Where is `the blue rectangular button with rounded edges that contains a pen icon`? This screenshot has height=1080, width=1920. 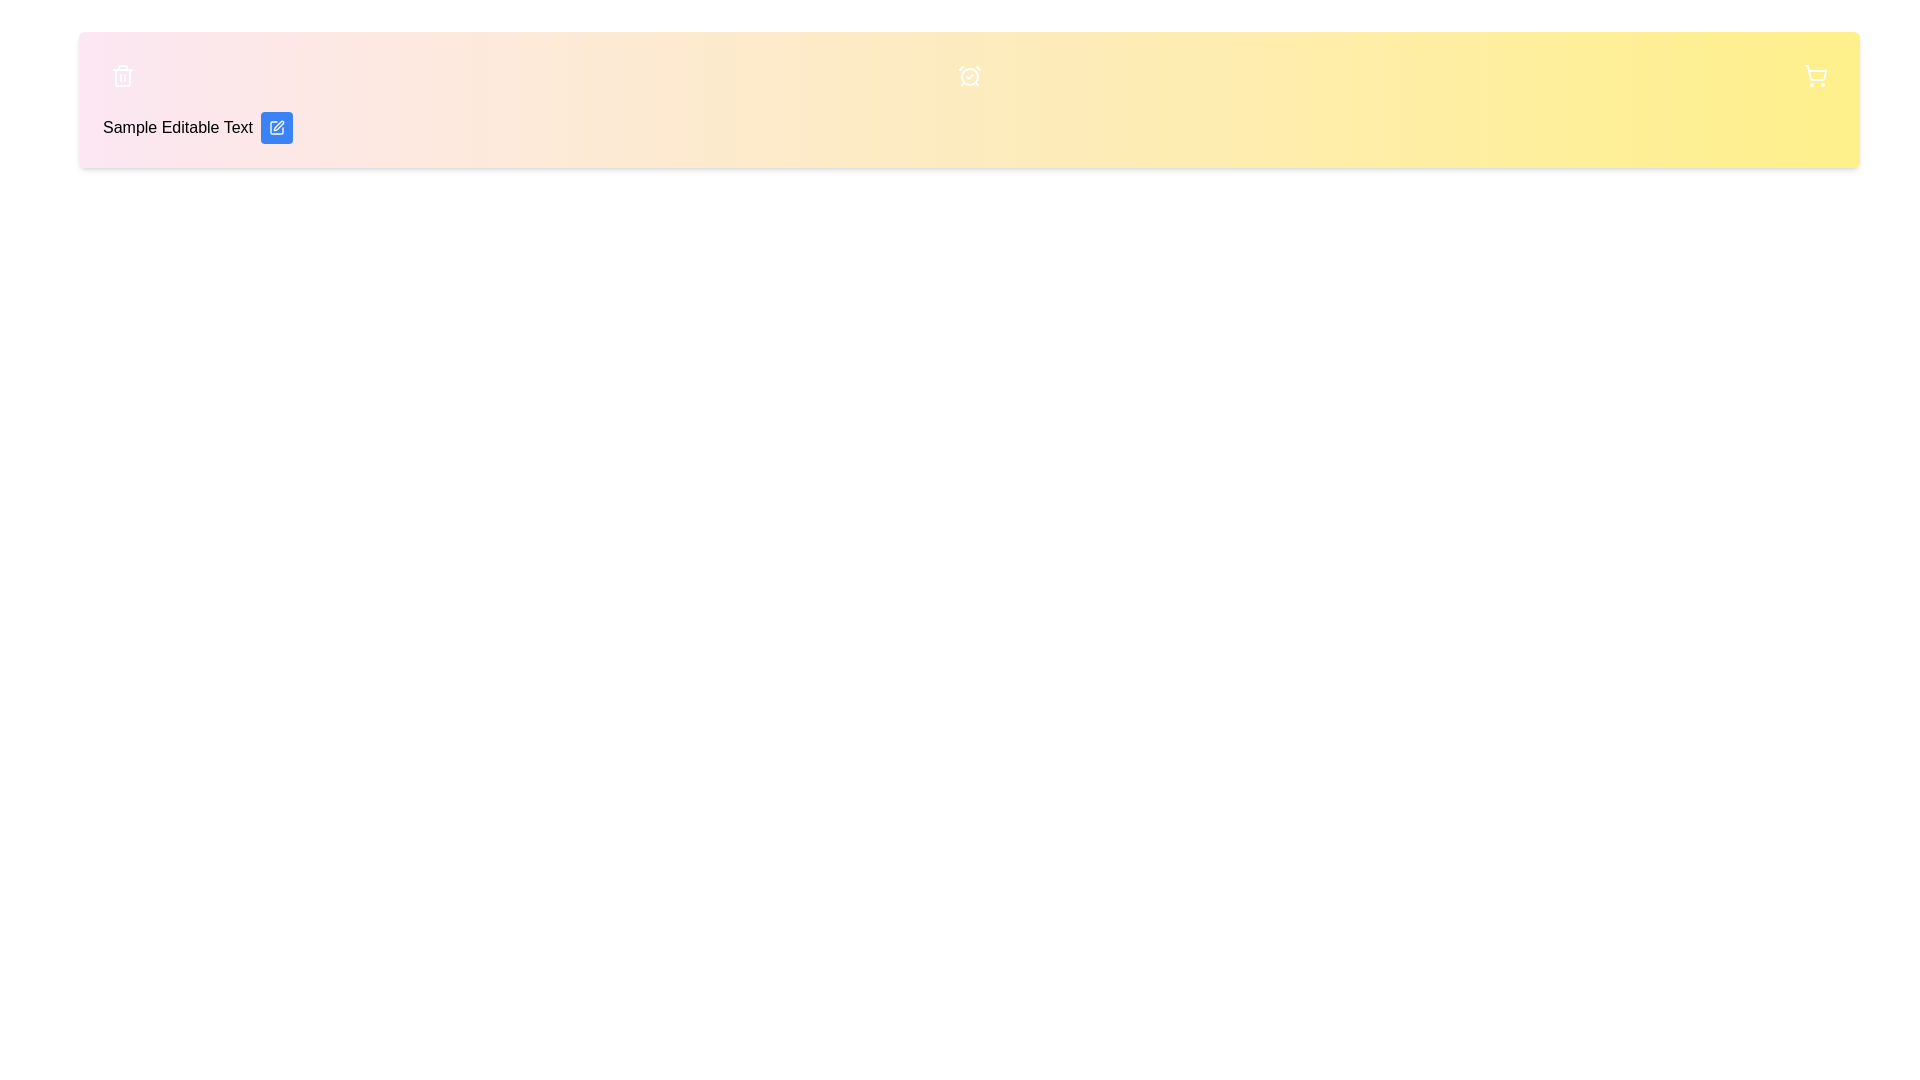 the blue rectangular button with rounded edges that contains a pen icon is located at coordinates (276, 127).